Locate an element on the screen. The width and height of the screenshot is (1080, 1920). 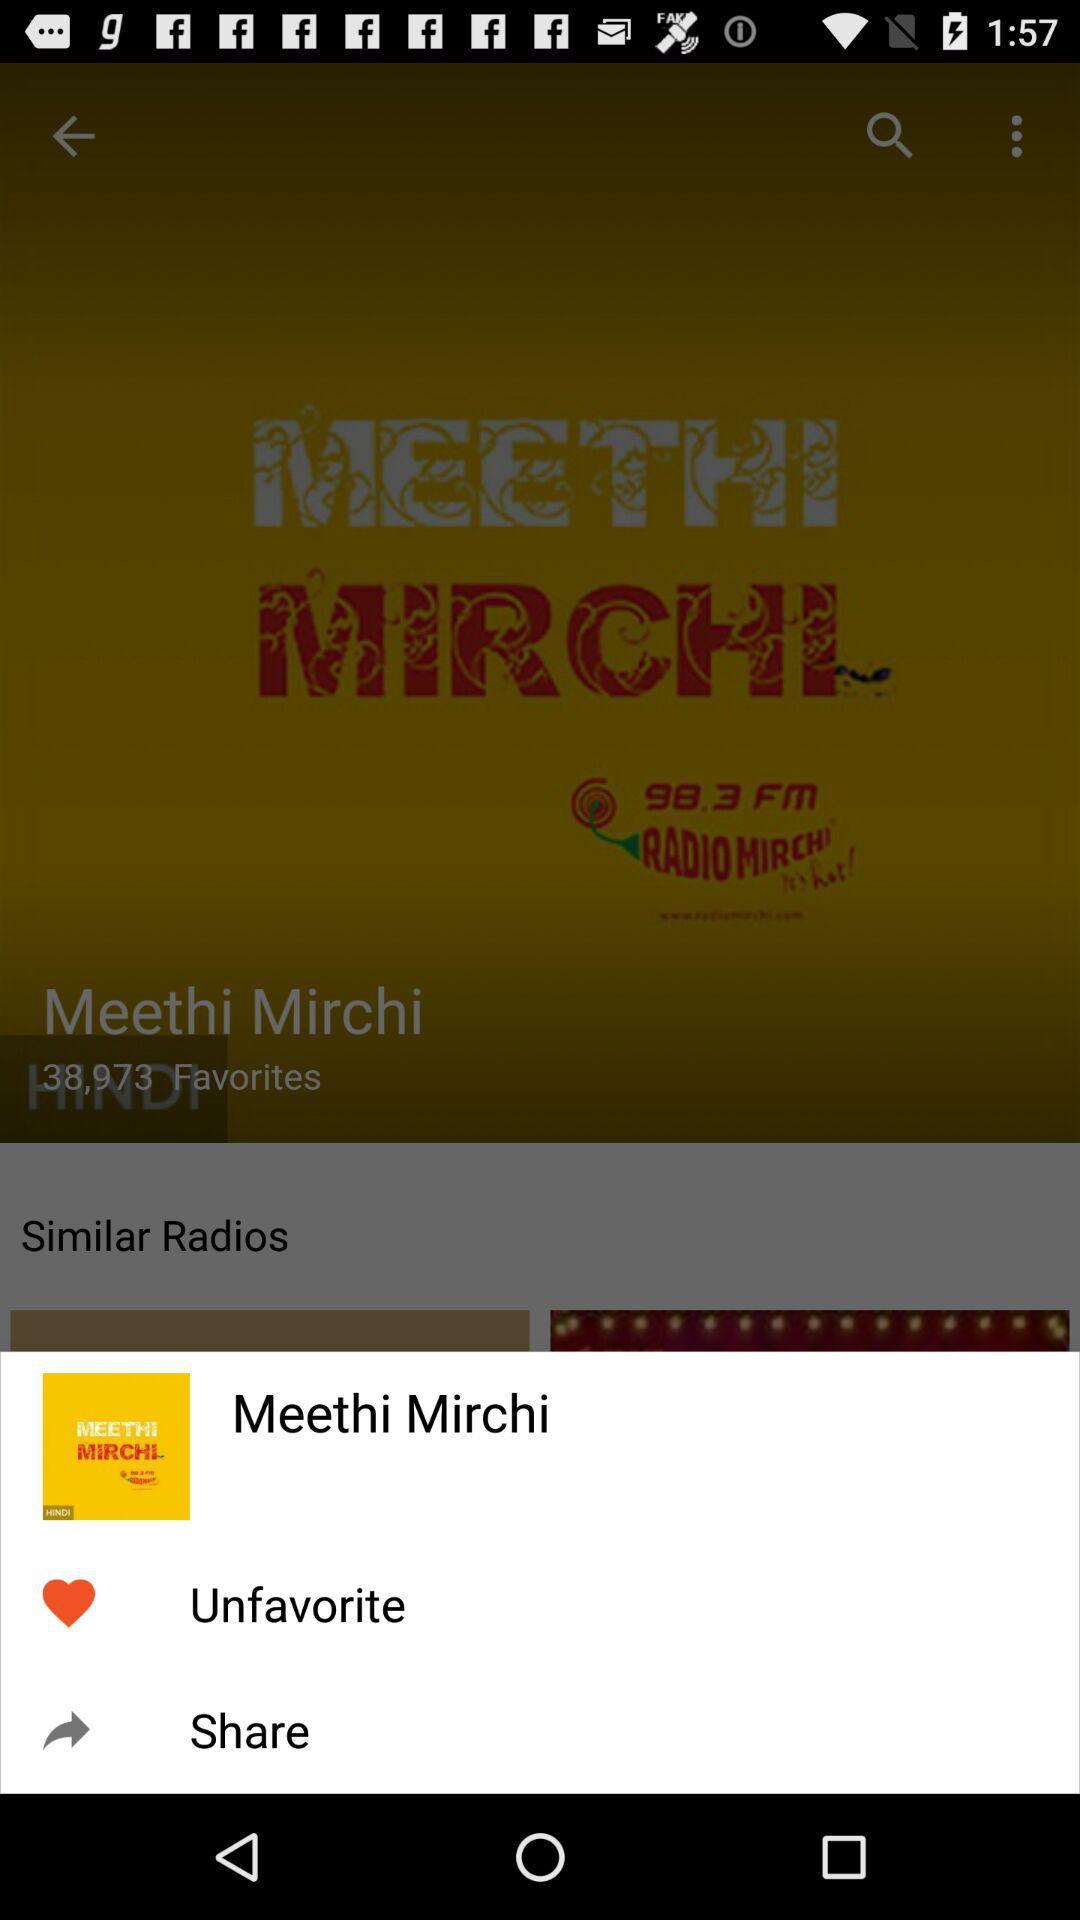
icon next to meethi mirchi is located at coordinates (116, 1446).